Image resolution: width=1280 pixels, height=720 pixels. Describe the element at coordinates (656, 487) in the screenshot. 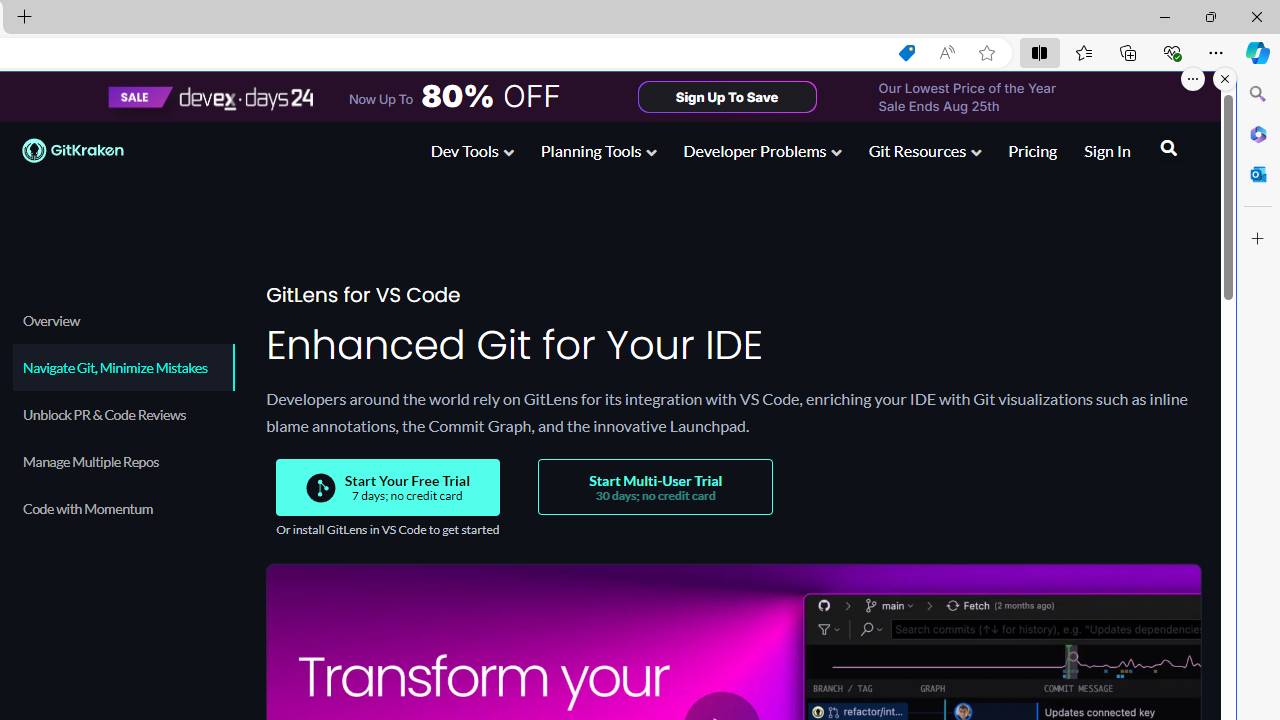

I see `'Start Multi-User Trial 30 days; no credit card'` at that location.